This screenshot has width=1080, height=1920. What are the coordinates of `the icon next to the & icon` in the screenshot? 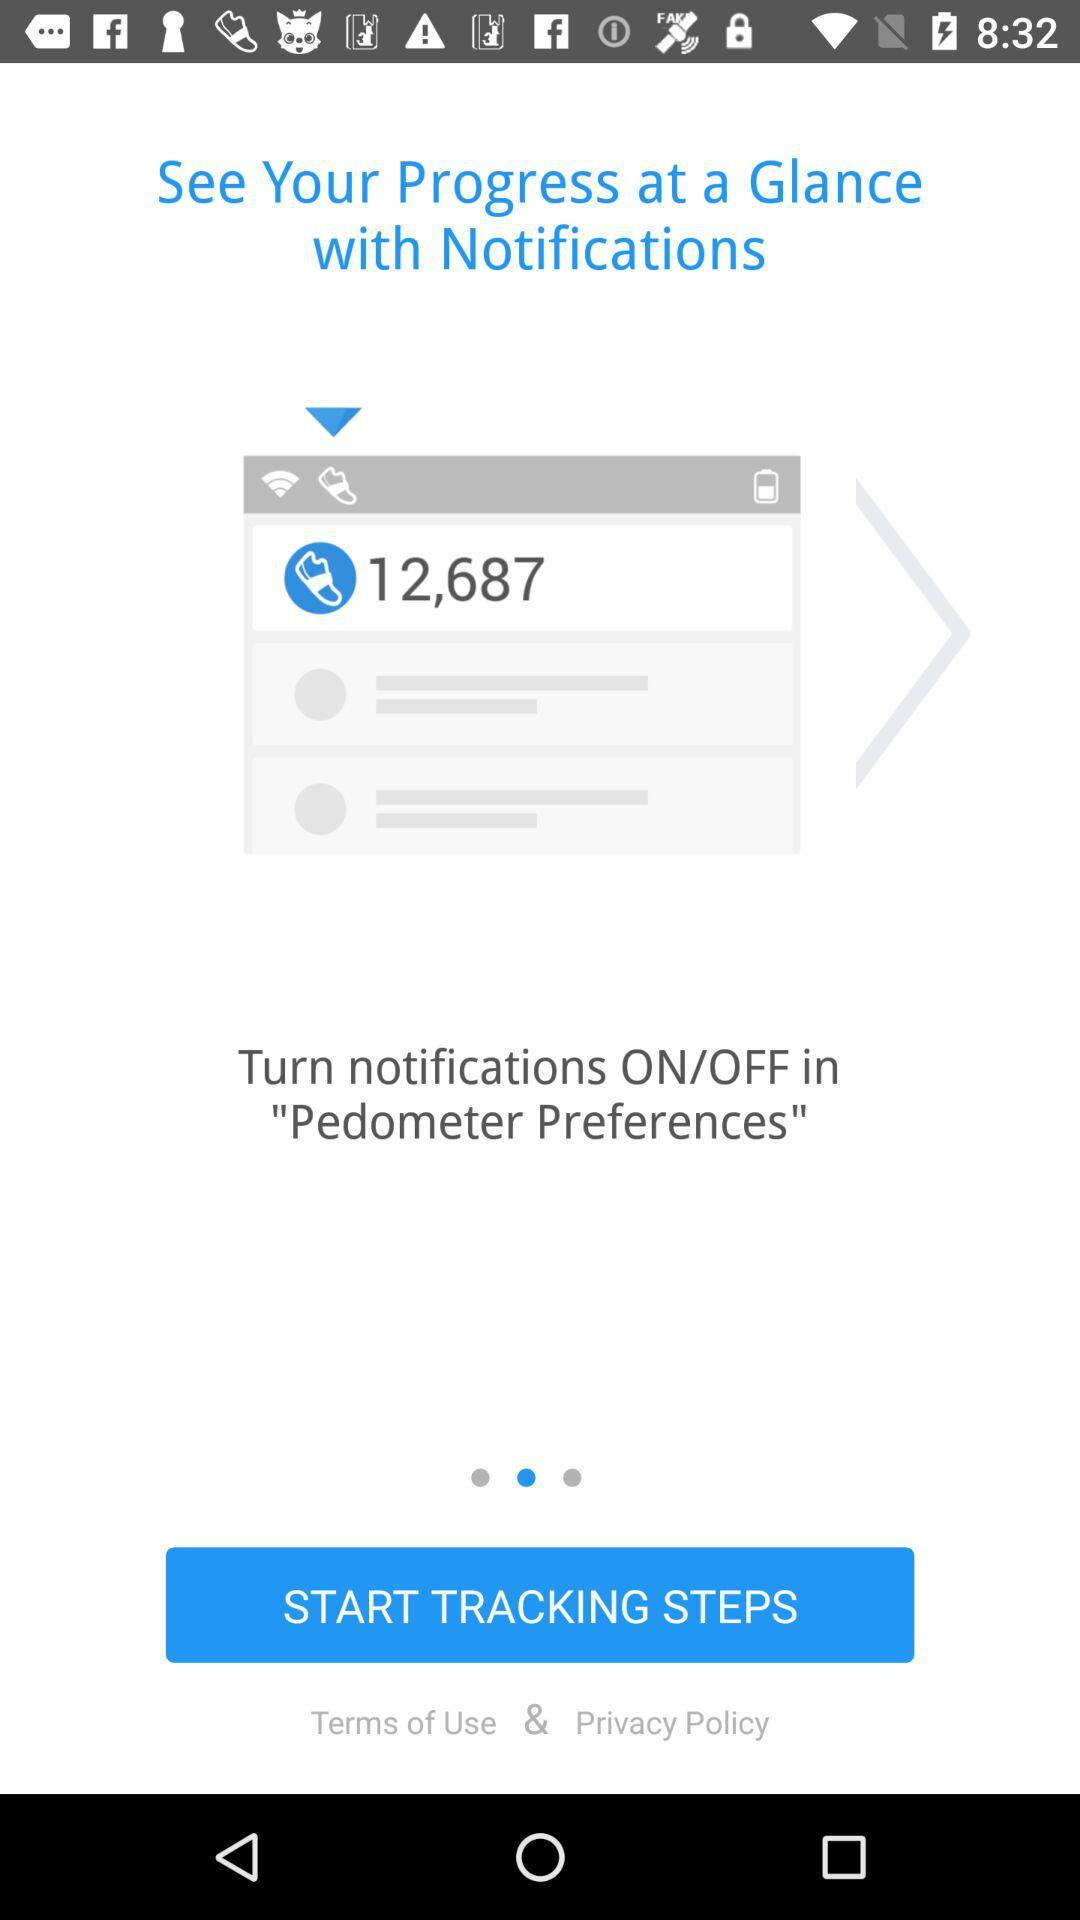 It's located at (672, 1720).